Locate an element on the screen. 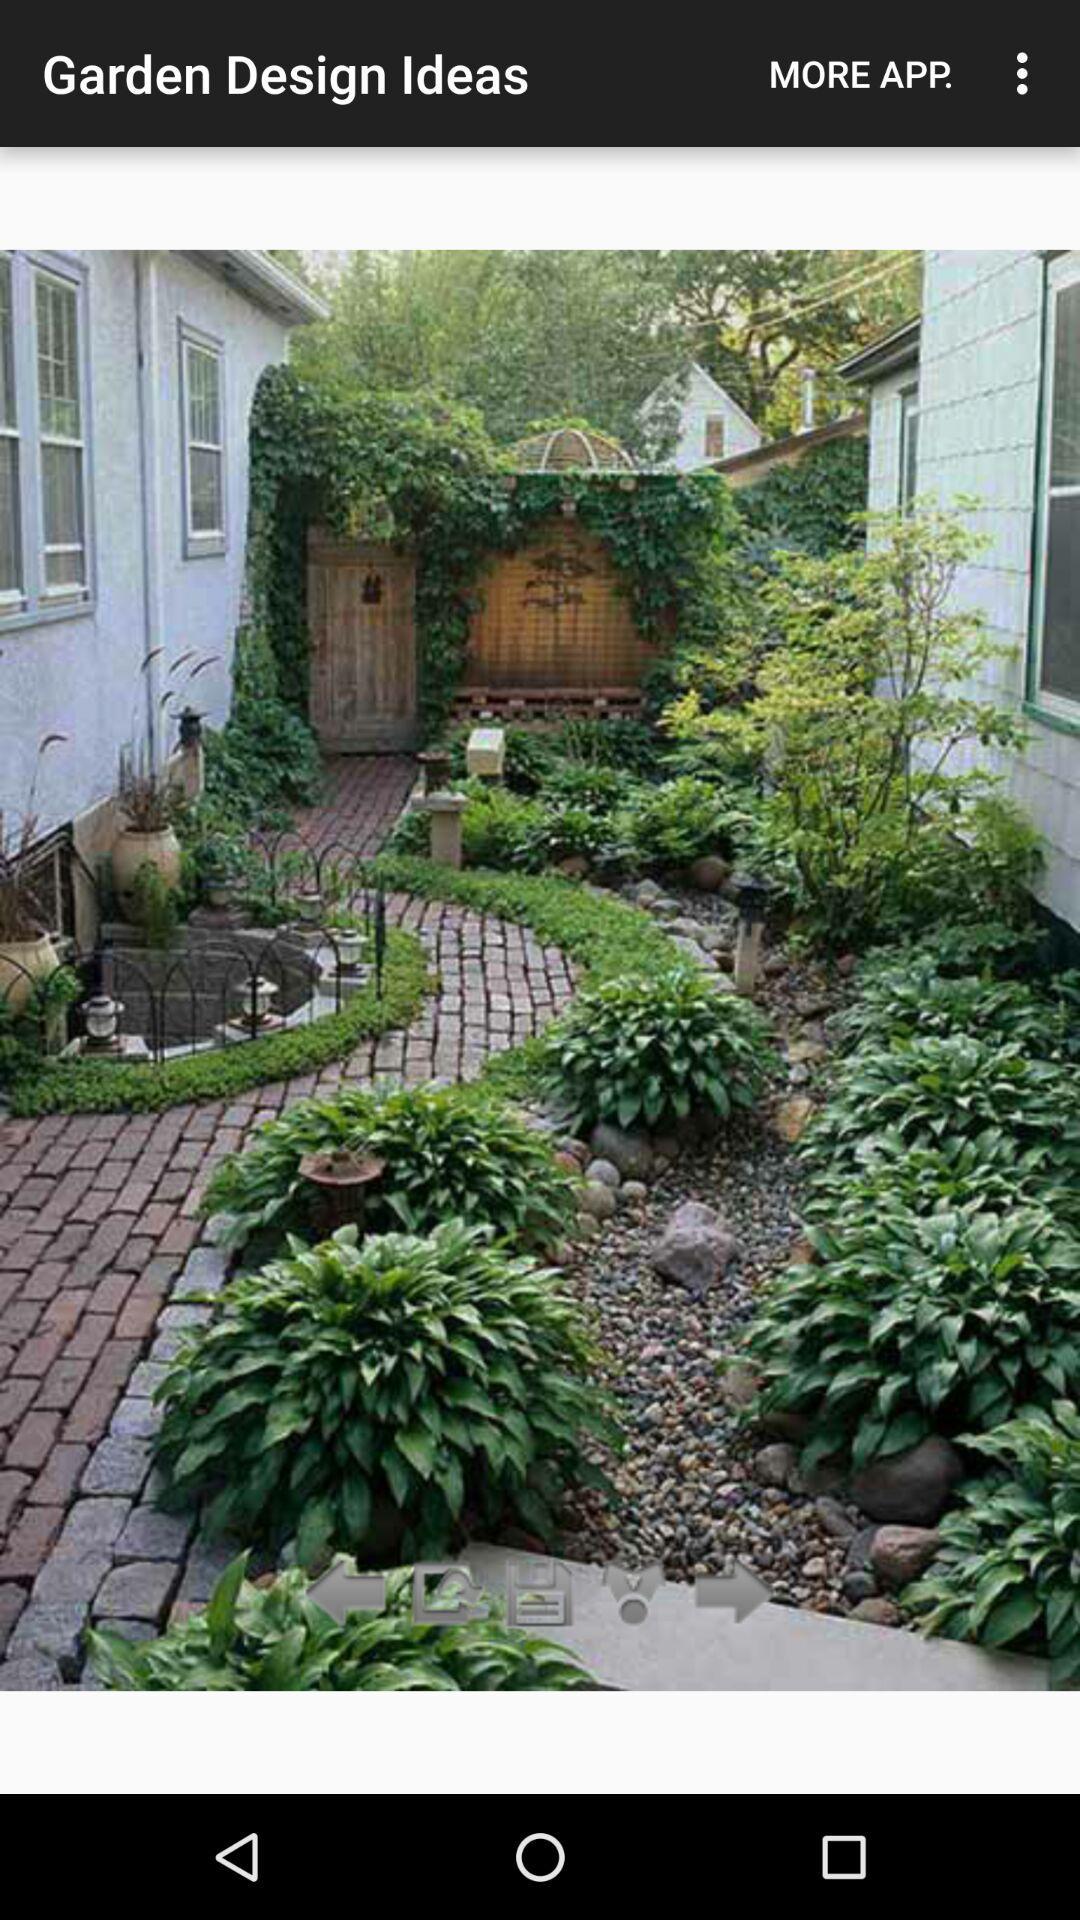 The image size is (1080, 1920). the more app. is located at coordinates (860, 73).